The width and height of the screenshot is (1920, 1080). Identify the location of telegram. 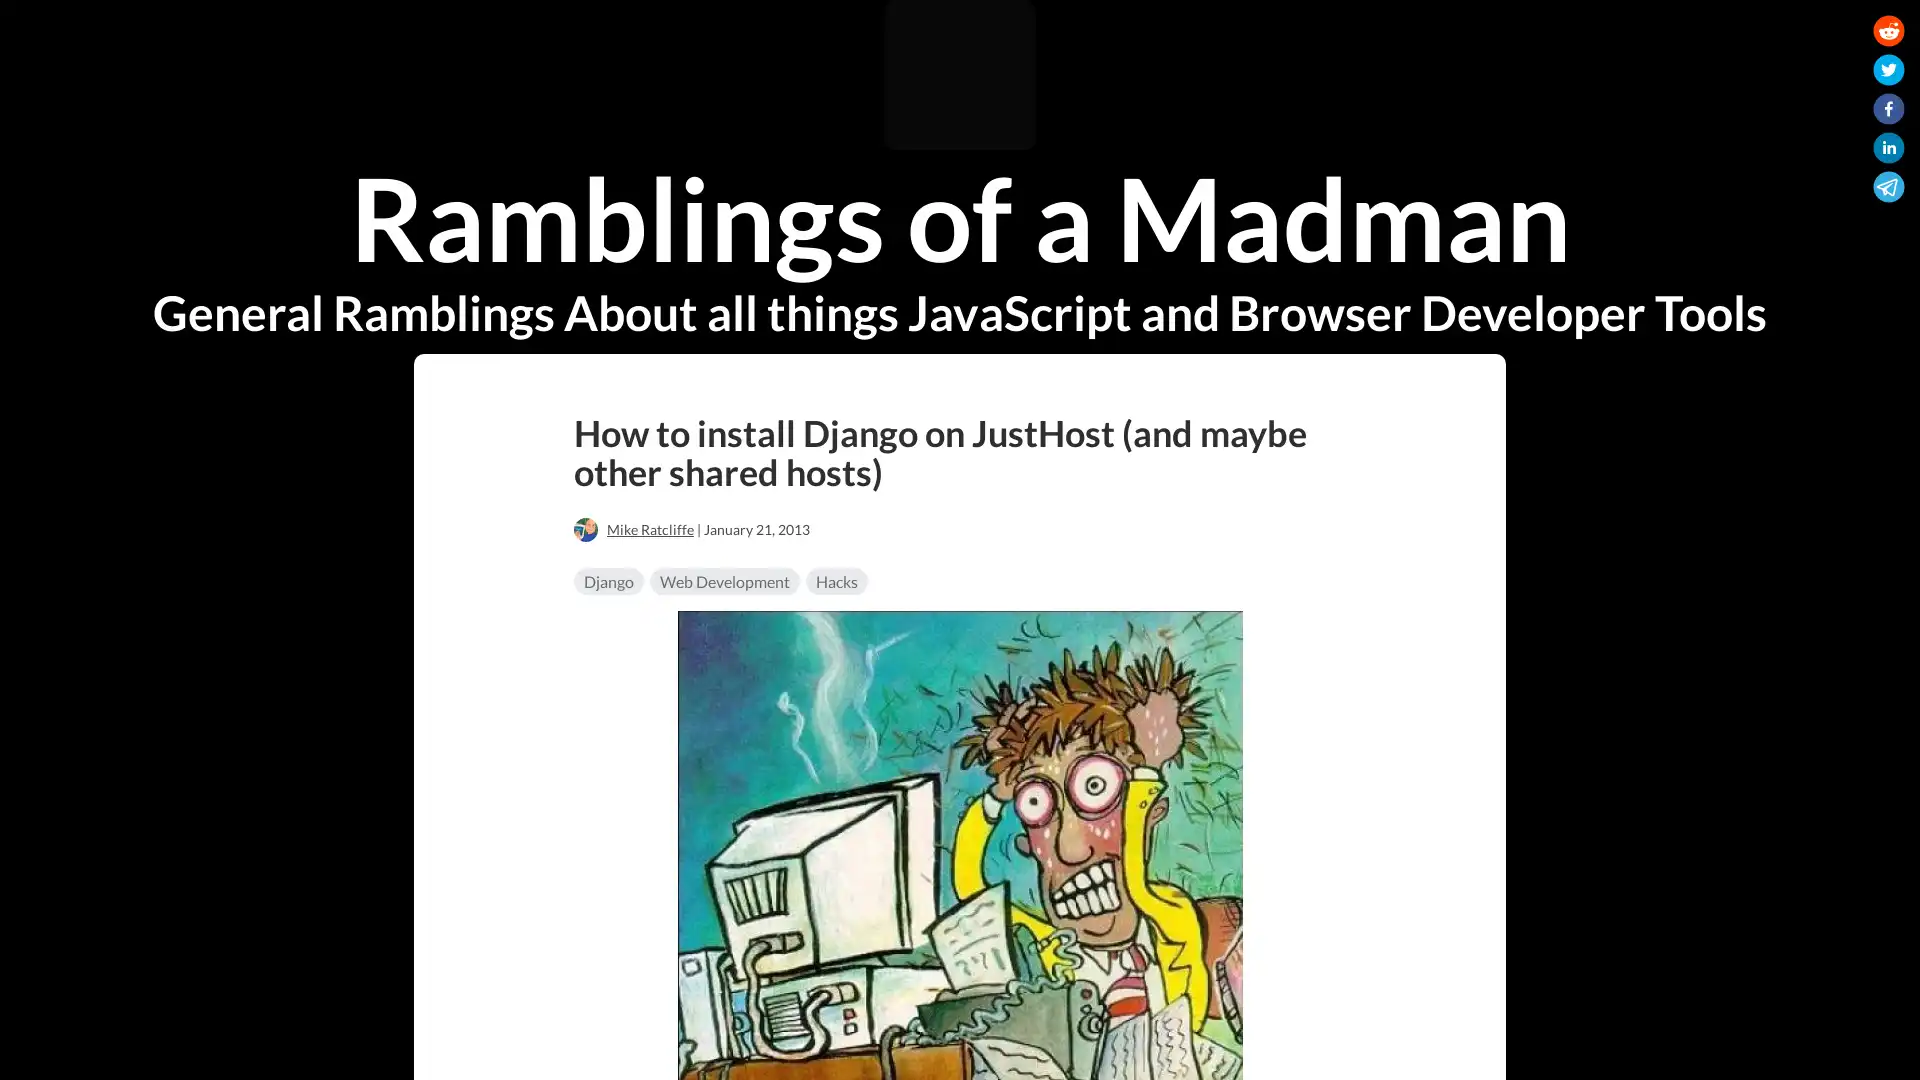
(1888, 190).